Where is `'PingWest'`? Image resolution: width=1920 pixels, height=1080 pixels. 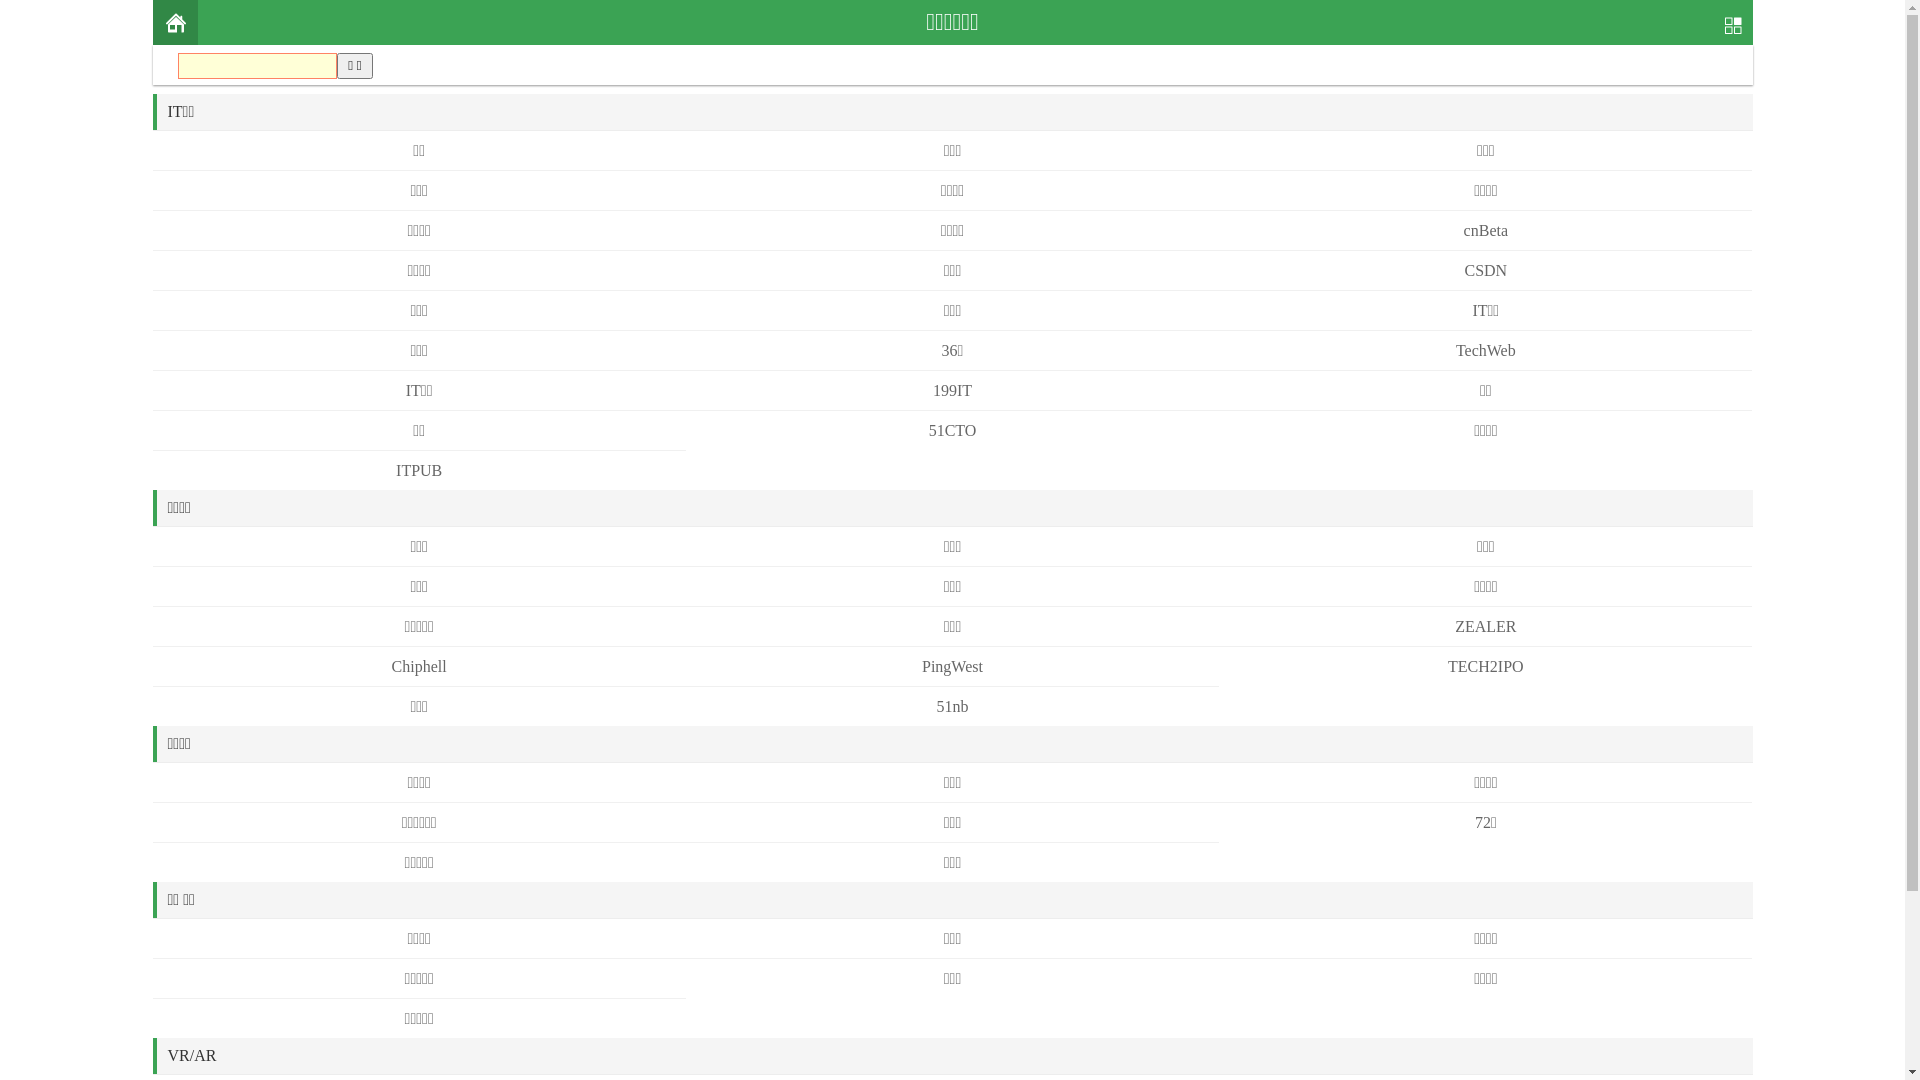 'PingWest' is located at coordinates (951, 666).